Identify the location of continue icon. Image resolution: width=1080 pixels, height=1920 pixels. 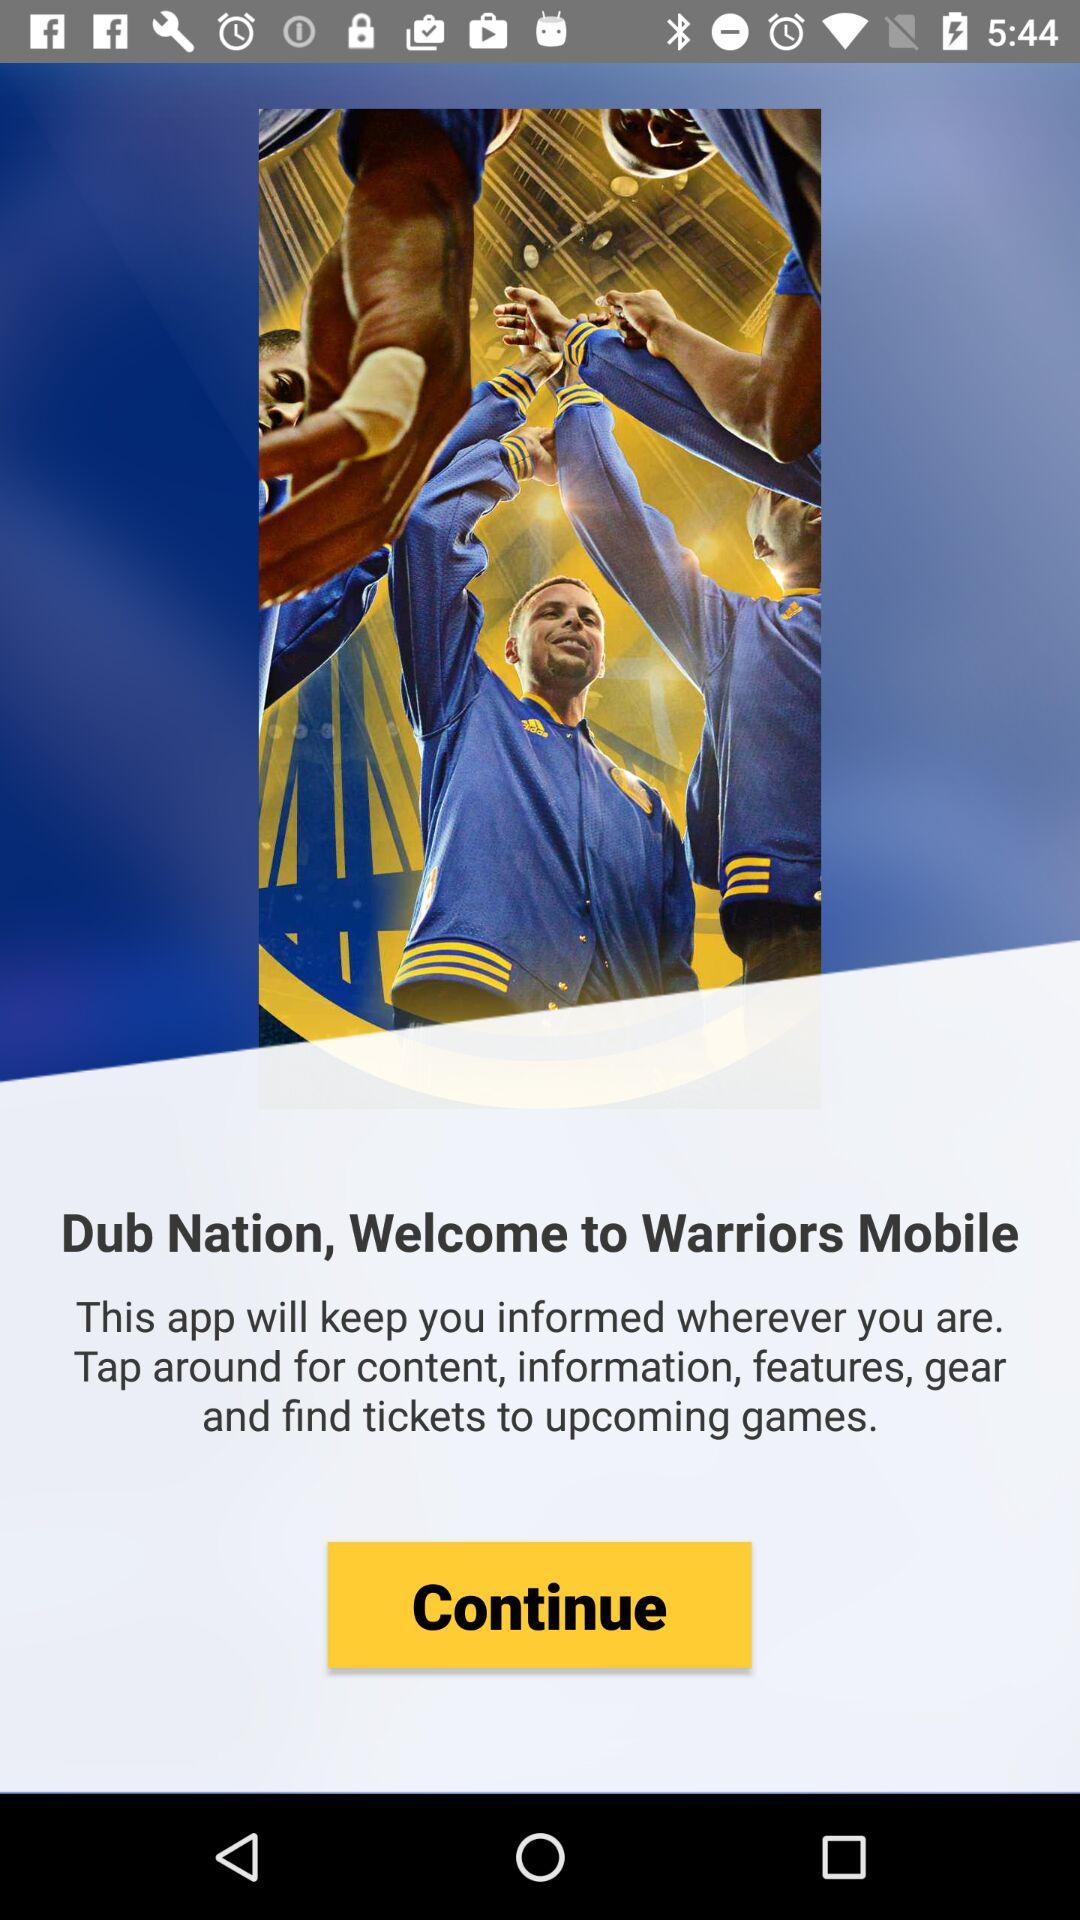
(538, 1604).